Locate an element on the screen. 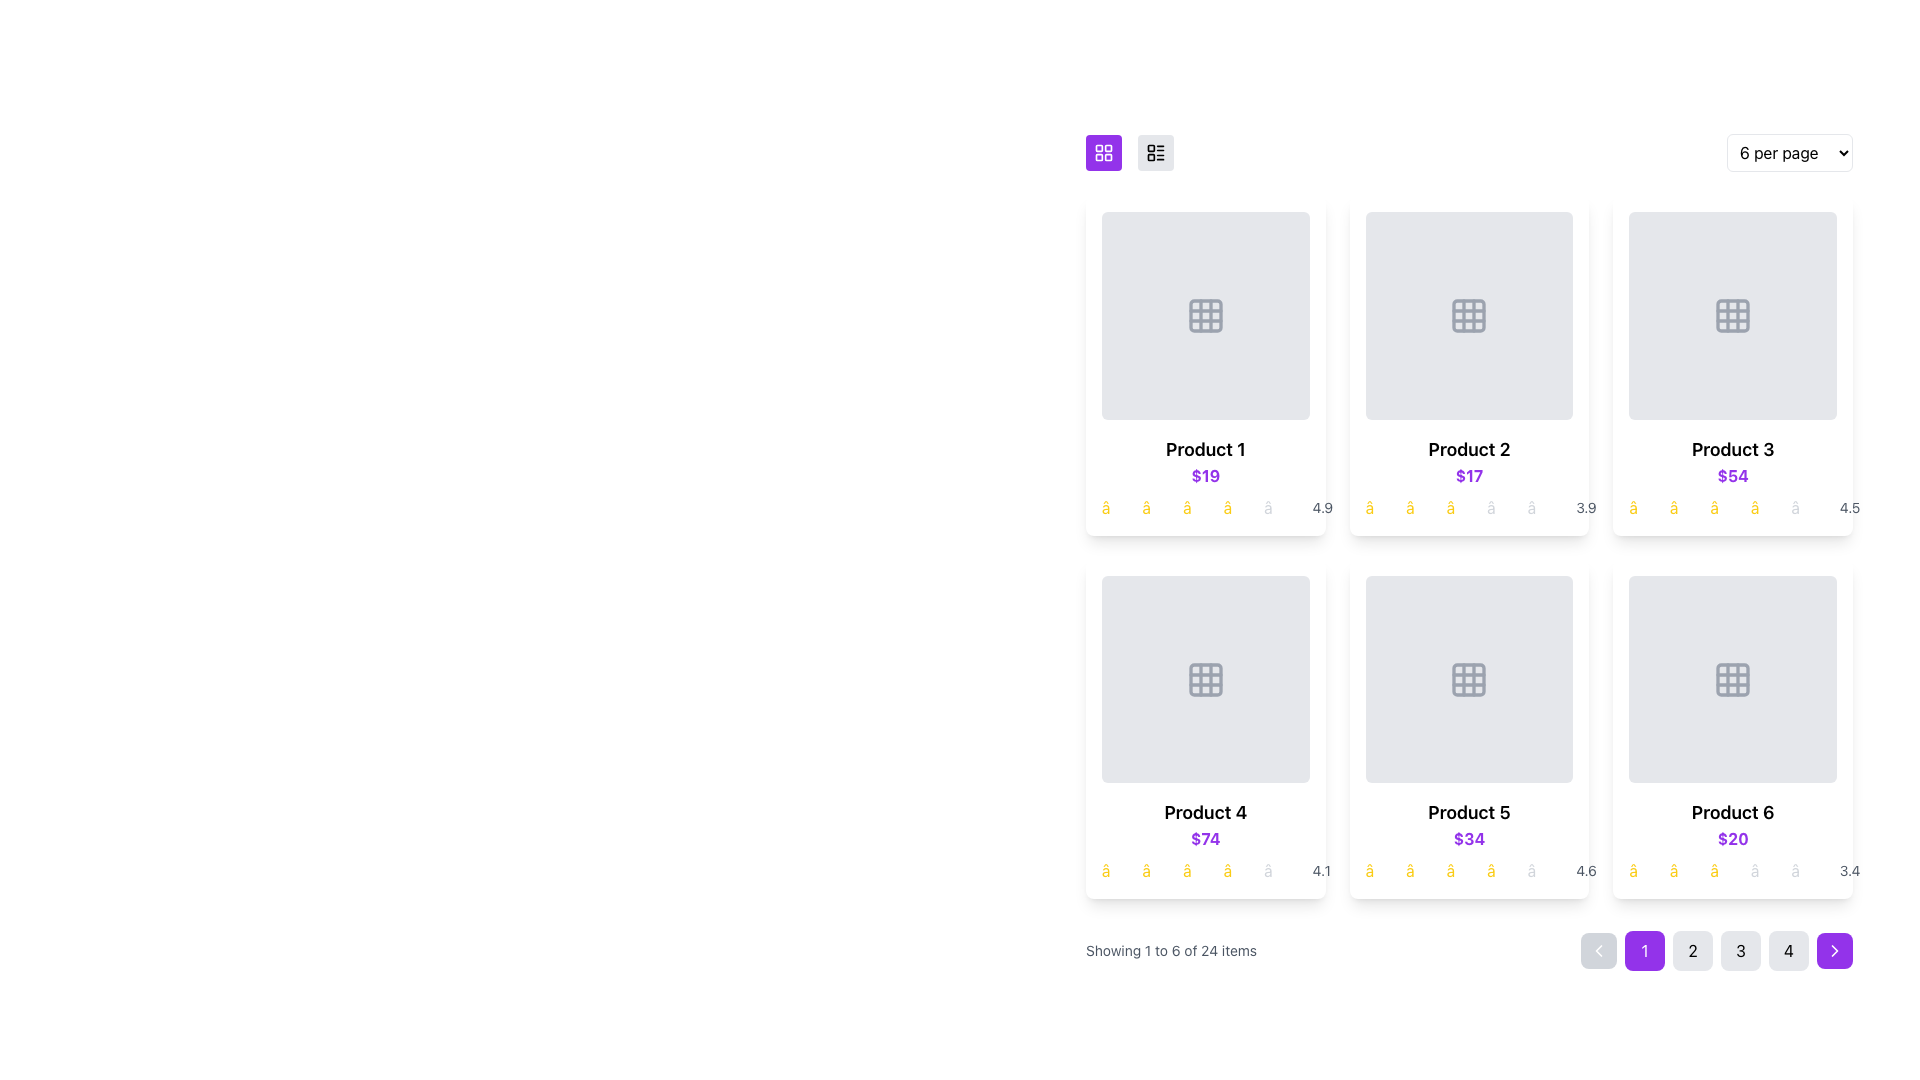 This screenshot has width=1920, height=1080. the fourth pagination button is located at coordinates (1789, 950).